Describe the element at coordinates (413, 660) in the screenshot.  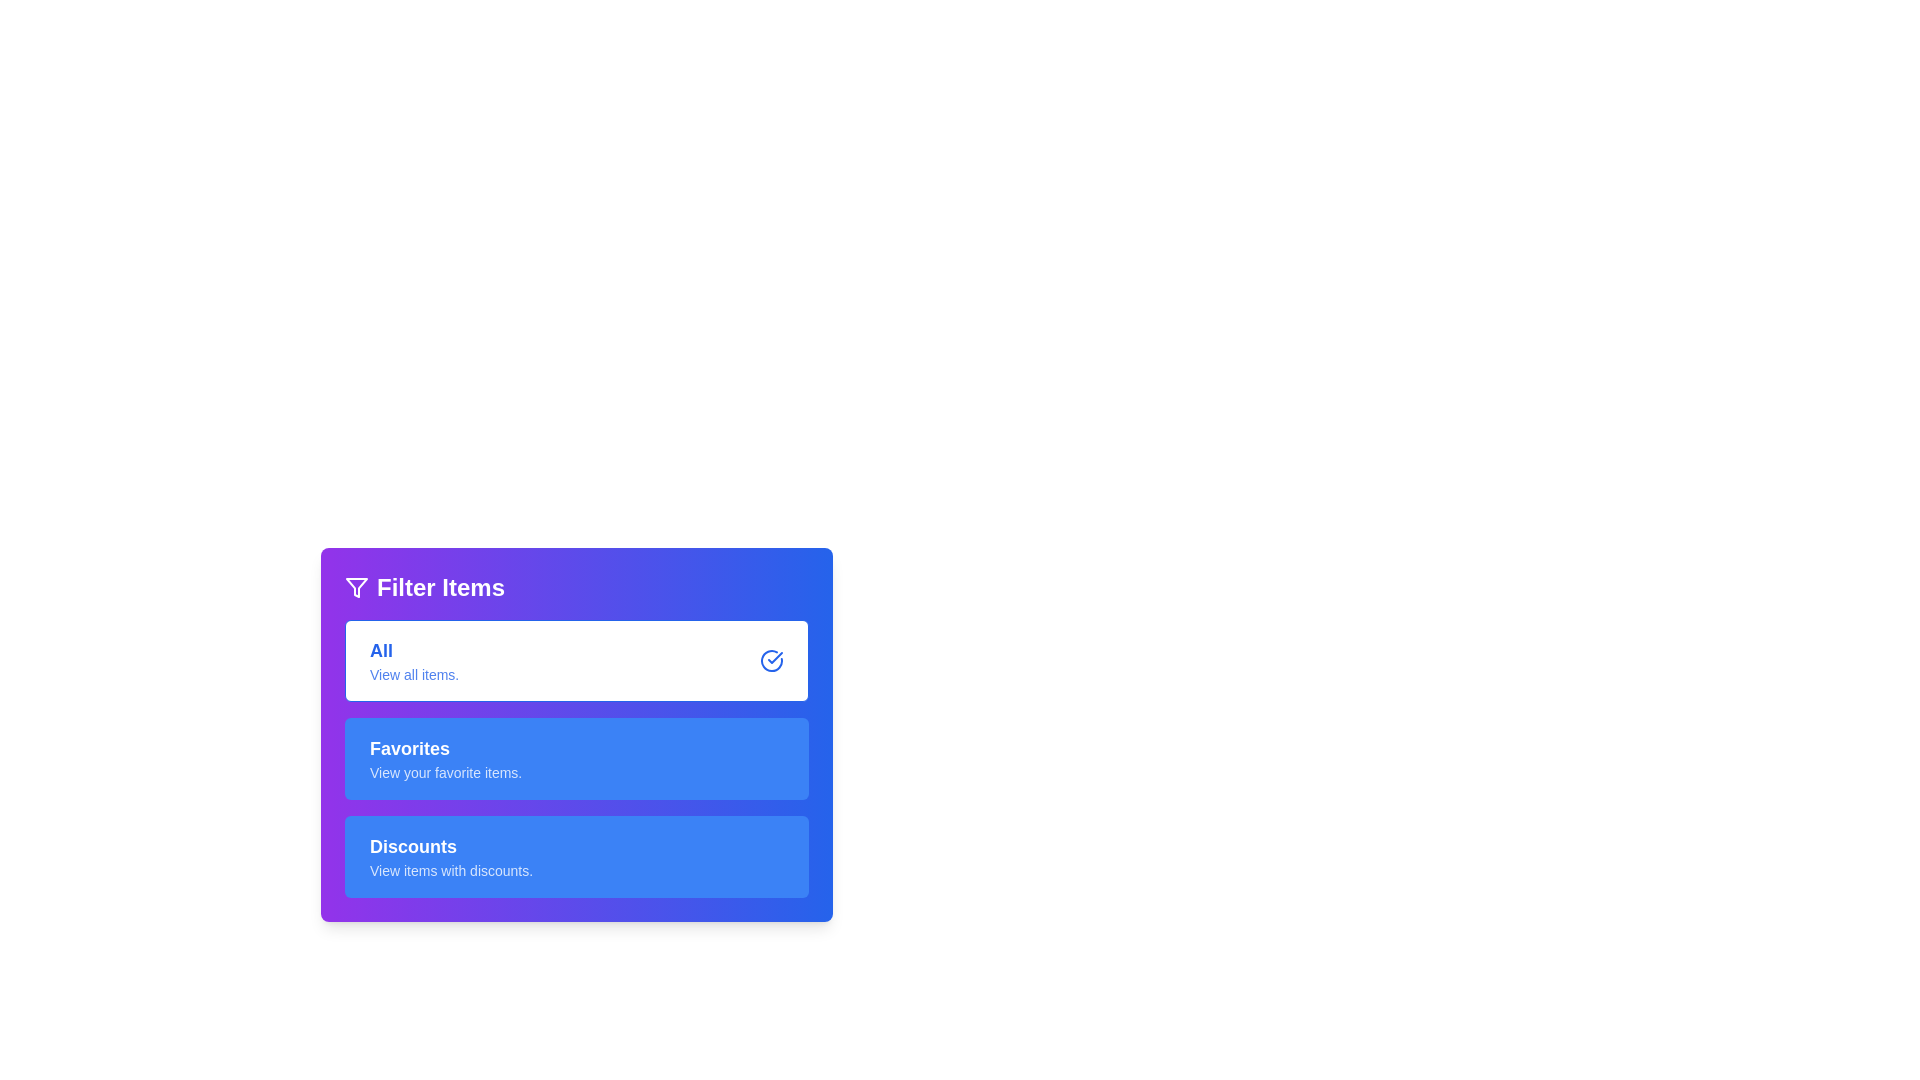
I see `the selectable 'All' items text label located just below the 'Filter Items' title` at that location.